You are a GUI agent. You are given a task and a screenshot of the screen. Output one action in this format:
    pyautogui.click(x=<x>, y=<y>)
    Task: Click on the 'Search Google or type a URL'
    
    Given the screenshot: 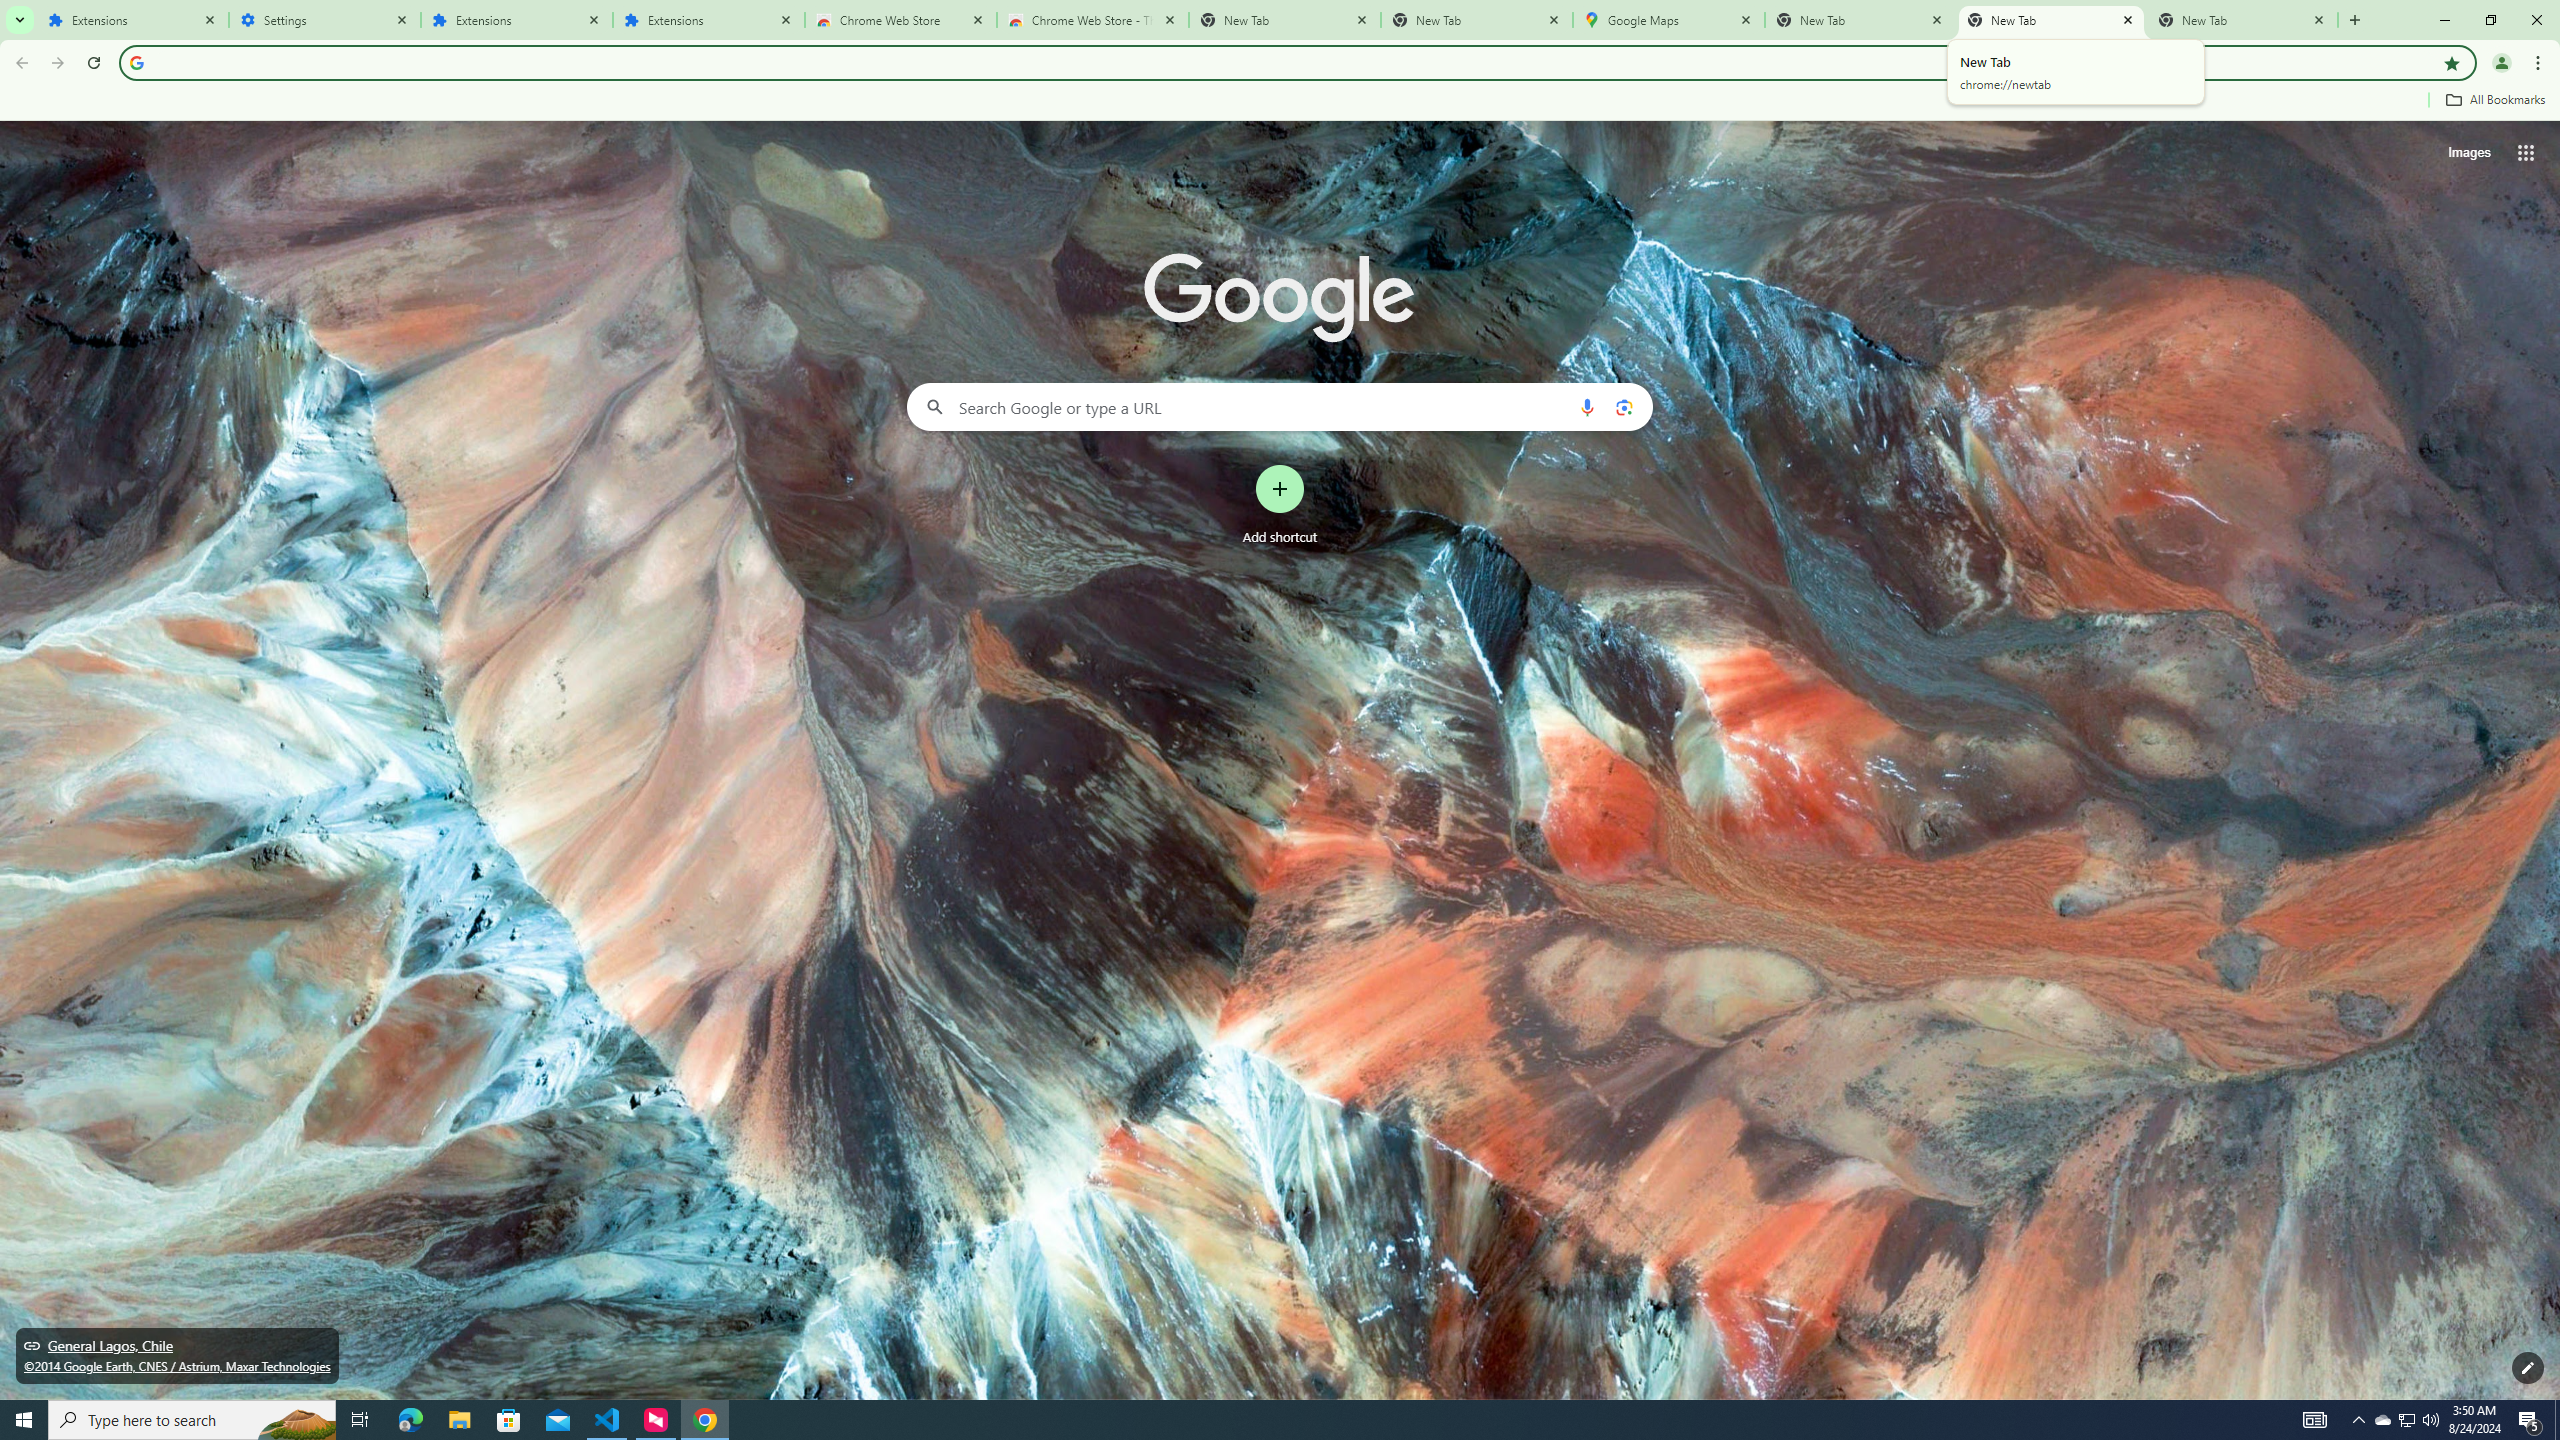 What is the action you would take?
    pyautogui.click(x=1280, y=405)
    